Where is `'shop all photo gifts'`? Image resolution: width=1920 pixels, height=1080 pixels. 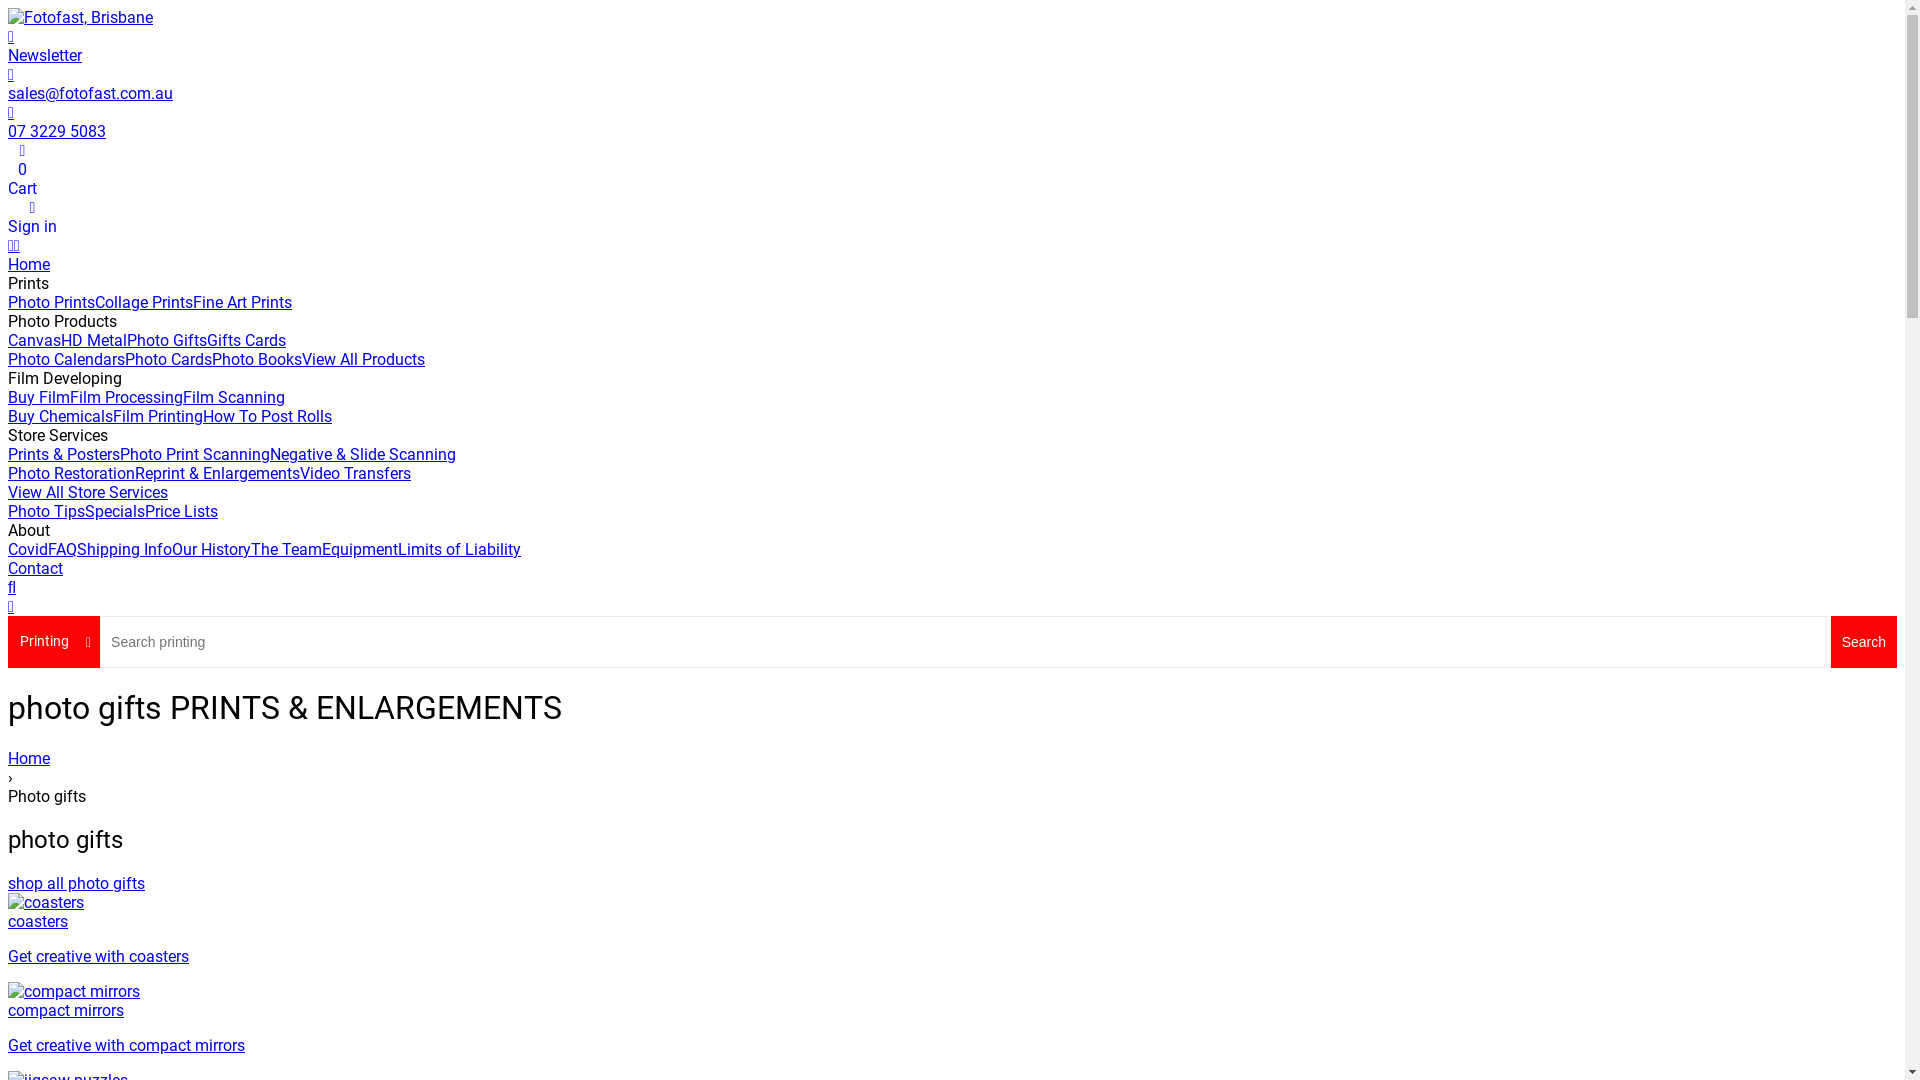
'shop all photo gifts' is located at coordinates (76, 882).